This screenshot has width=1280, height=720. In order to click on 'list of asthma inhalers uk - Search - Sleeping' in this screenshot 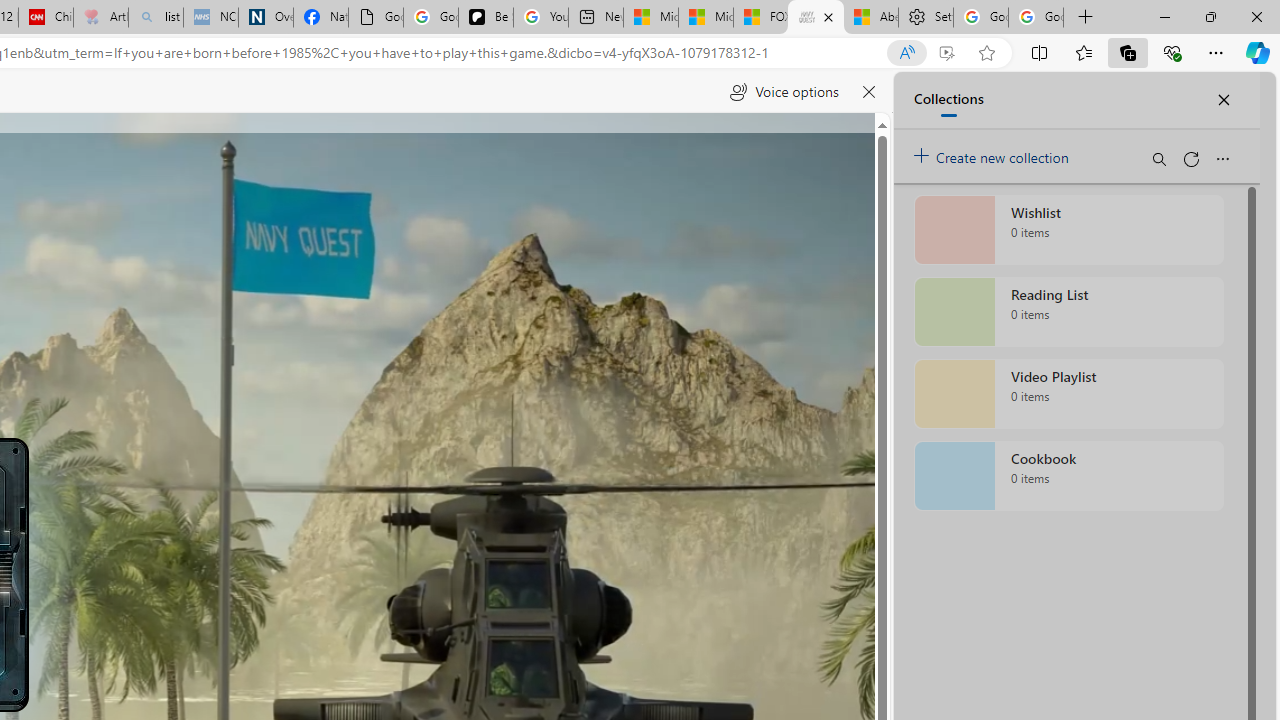, I will do `click(155, 17)`.